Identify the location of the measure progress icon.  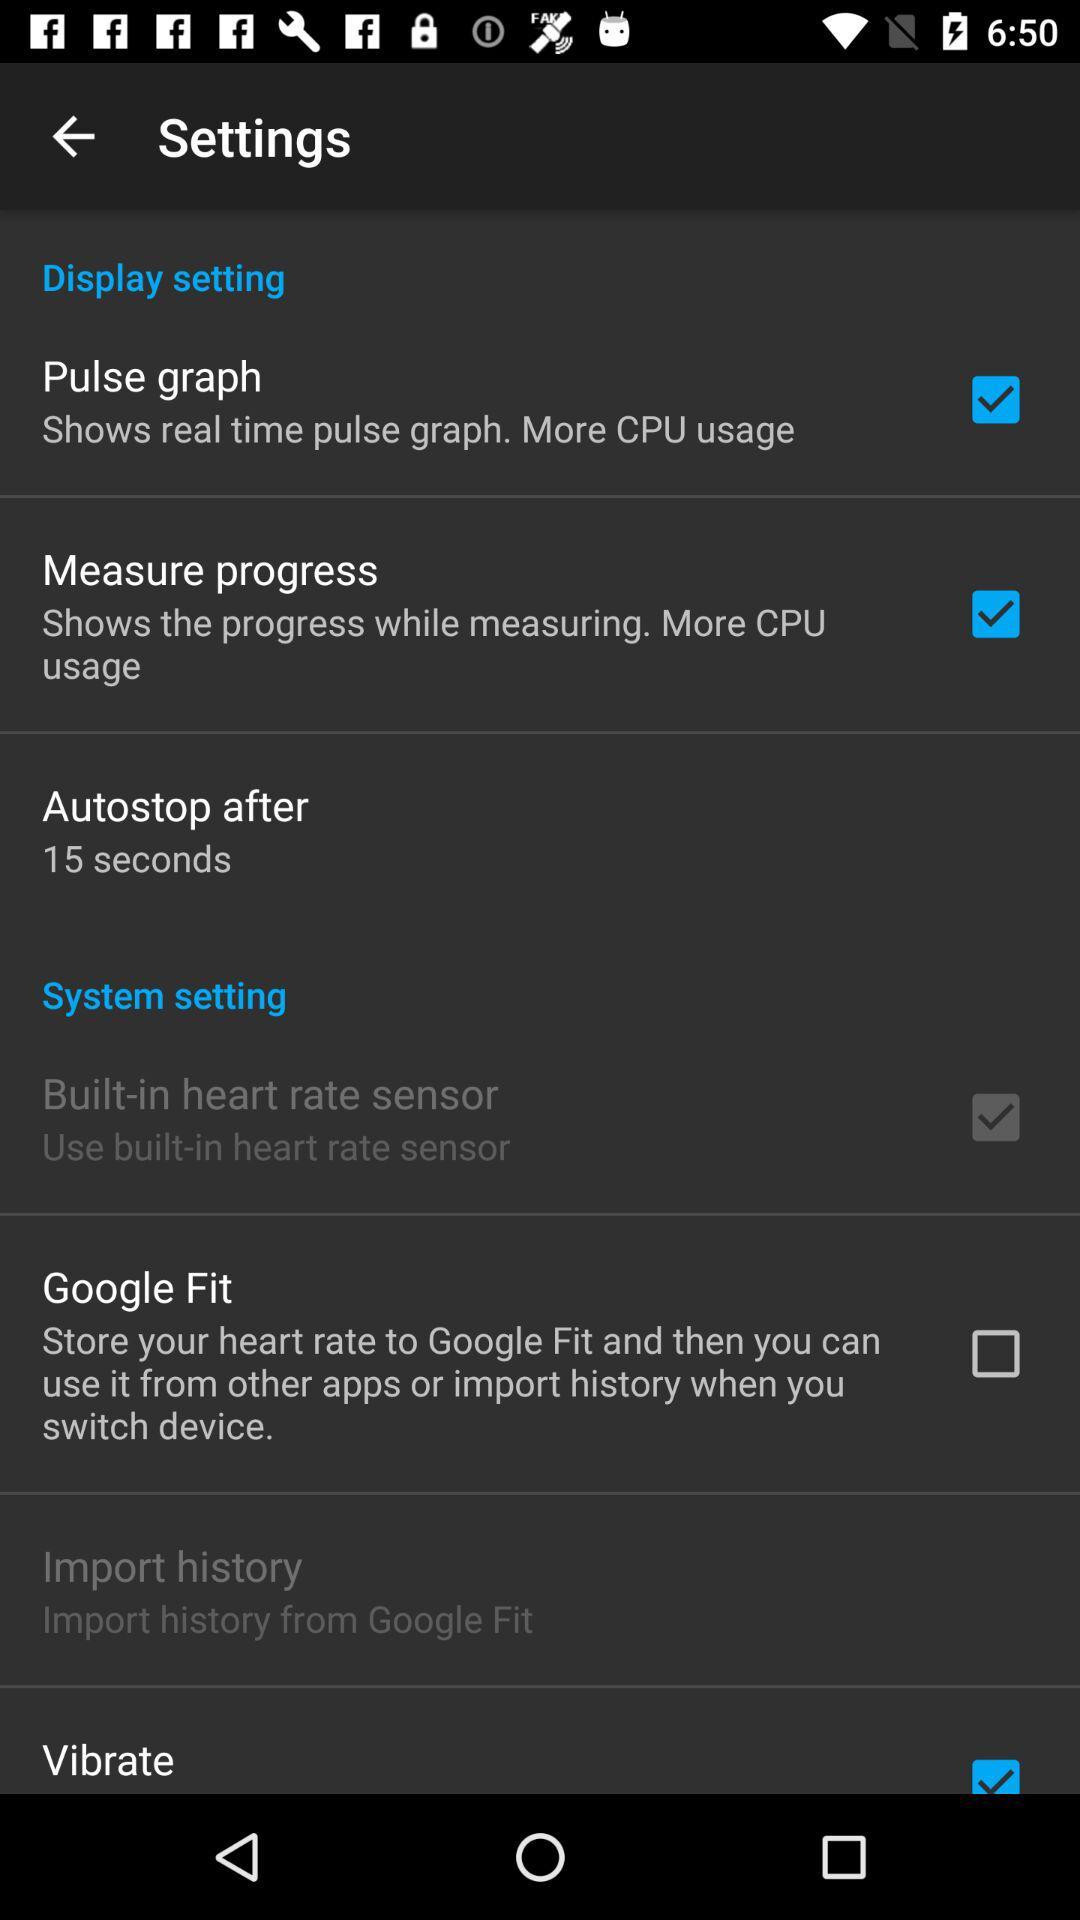
(210, 567).